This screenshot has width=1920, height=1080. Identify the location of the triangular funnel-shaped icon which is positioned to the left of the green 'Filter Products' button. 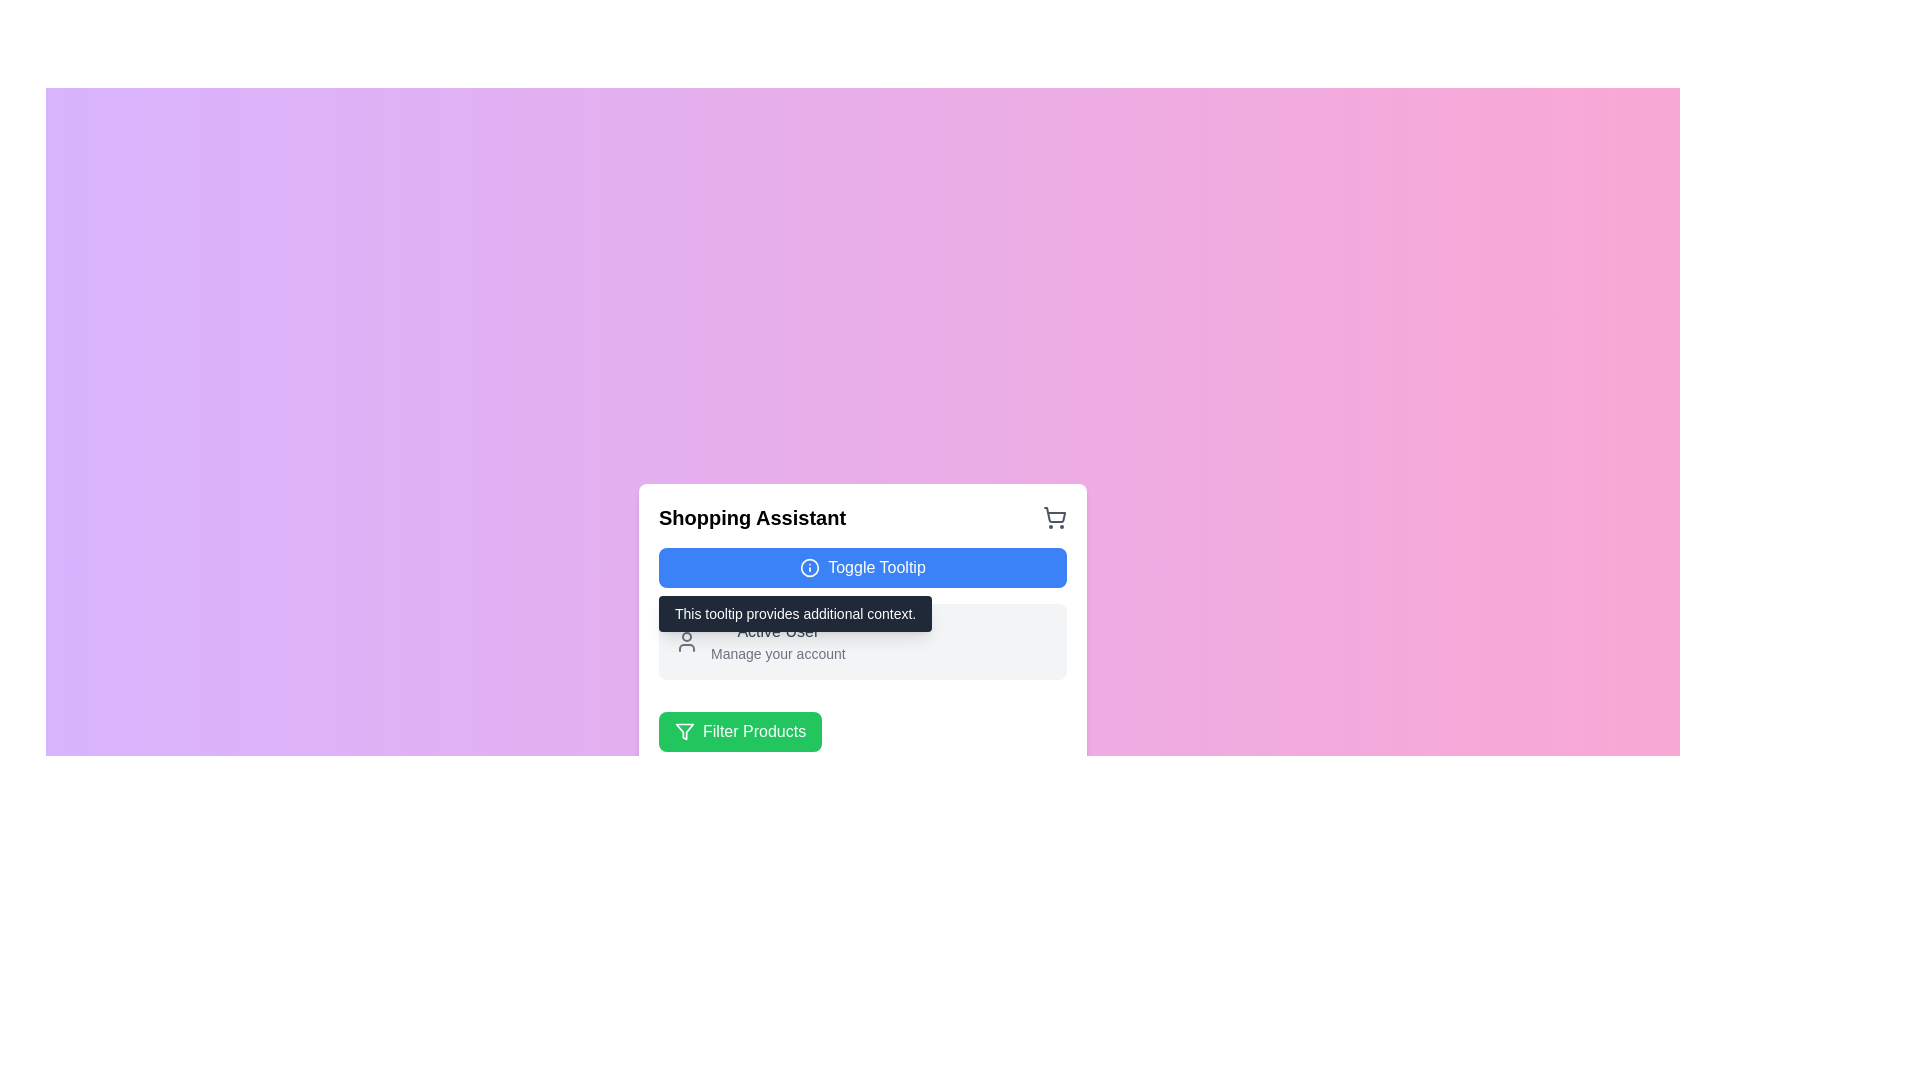
(685, 732).